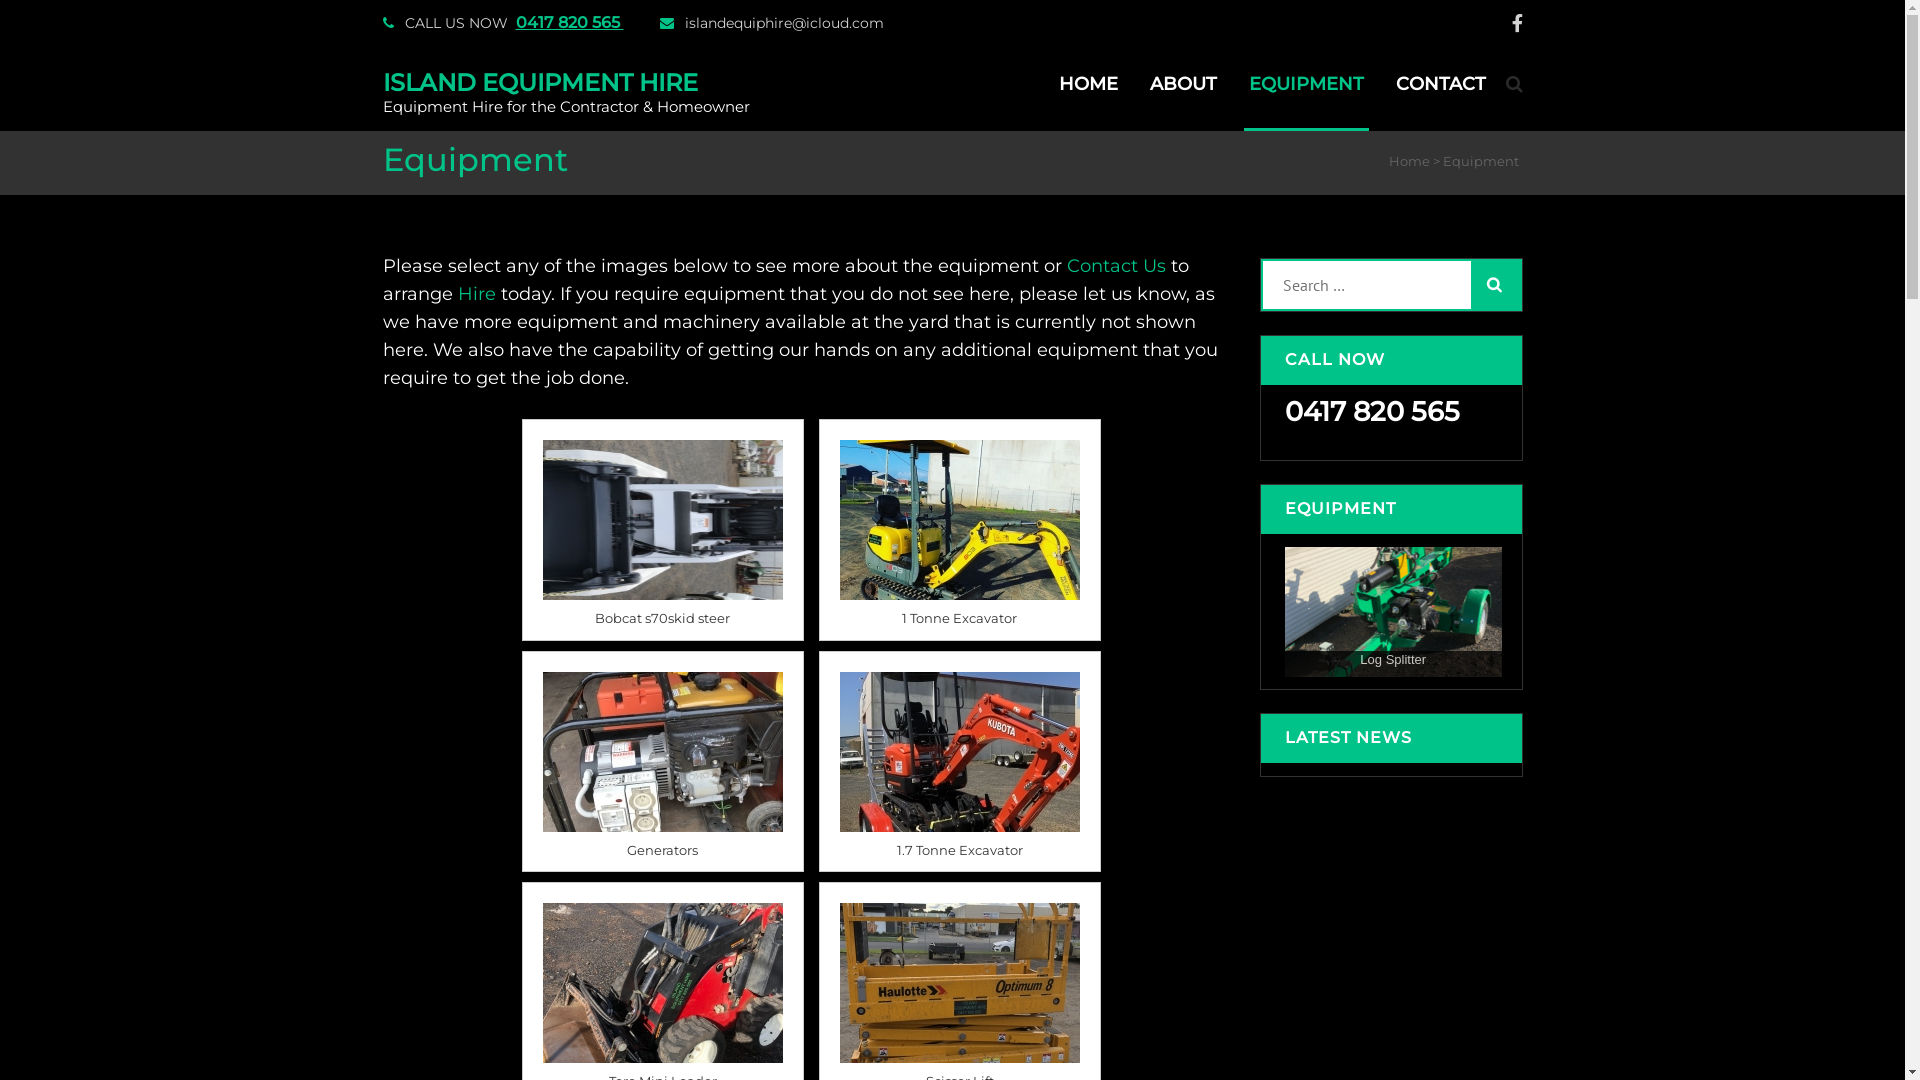 The image size is (1920, 1080). What do you see at coordinates (662, 752) in the screenshot?
I see `'8 kva or silenced 2kva generators available'` at bounding box center [662, 752].